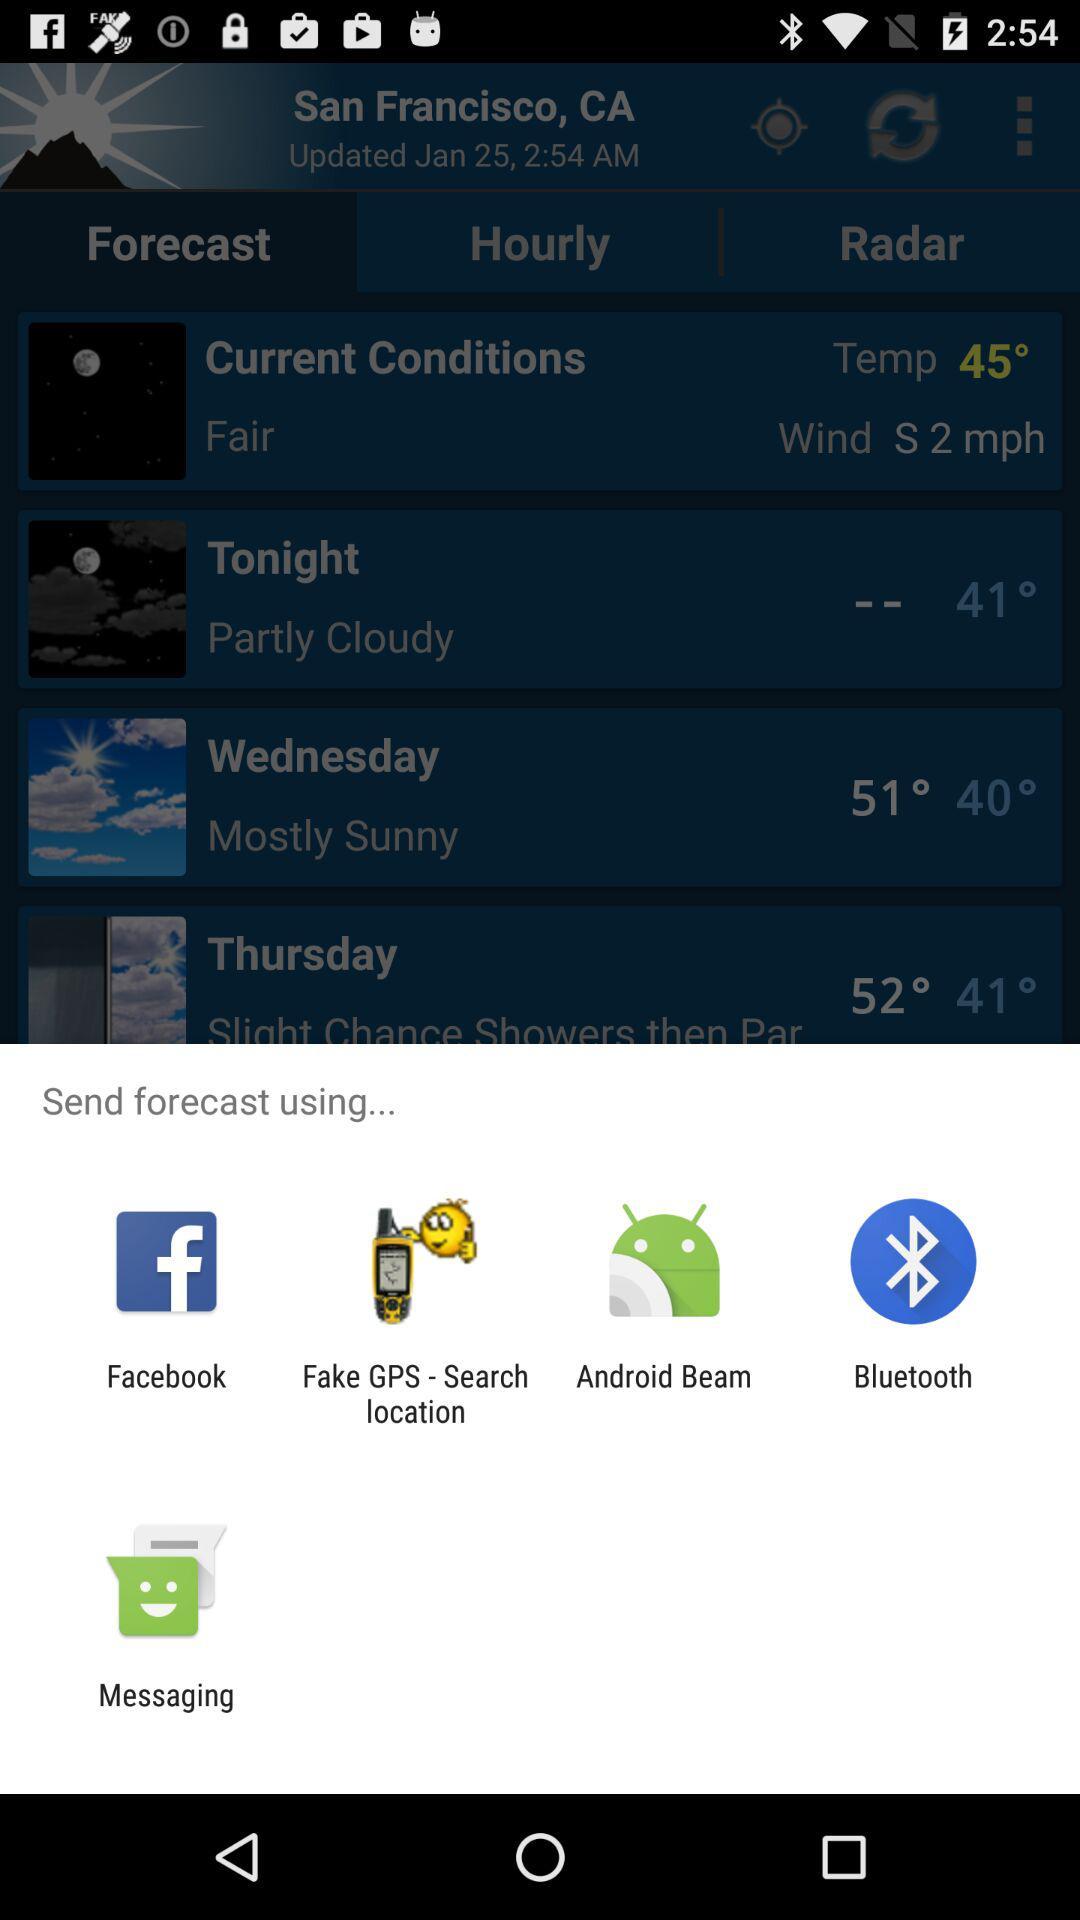 The image size is (1080, 1920). I want to click on the icon to the right of the facebook item, so click(414, 1392).